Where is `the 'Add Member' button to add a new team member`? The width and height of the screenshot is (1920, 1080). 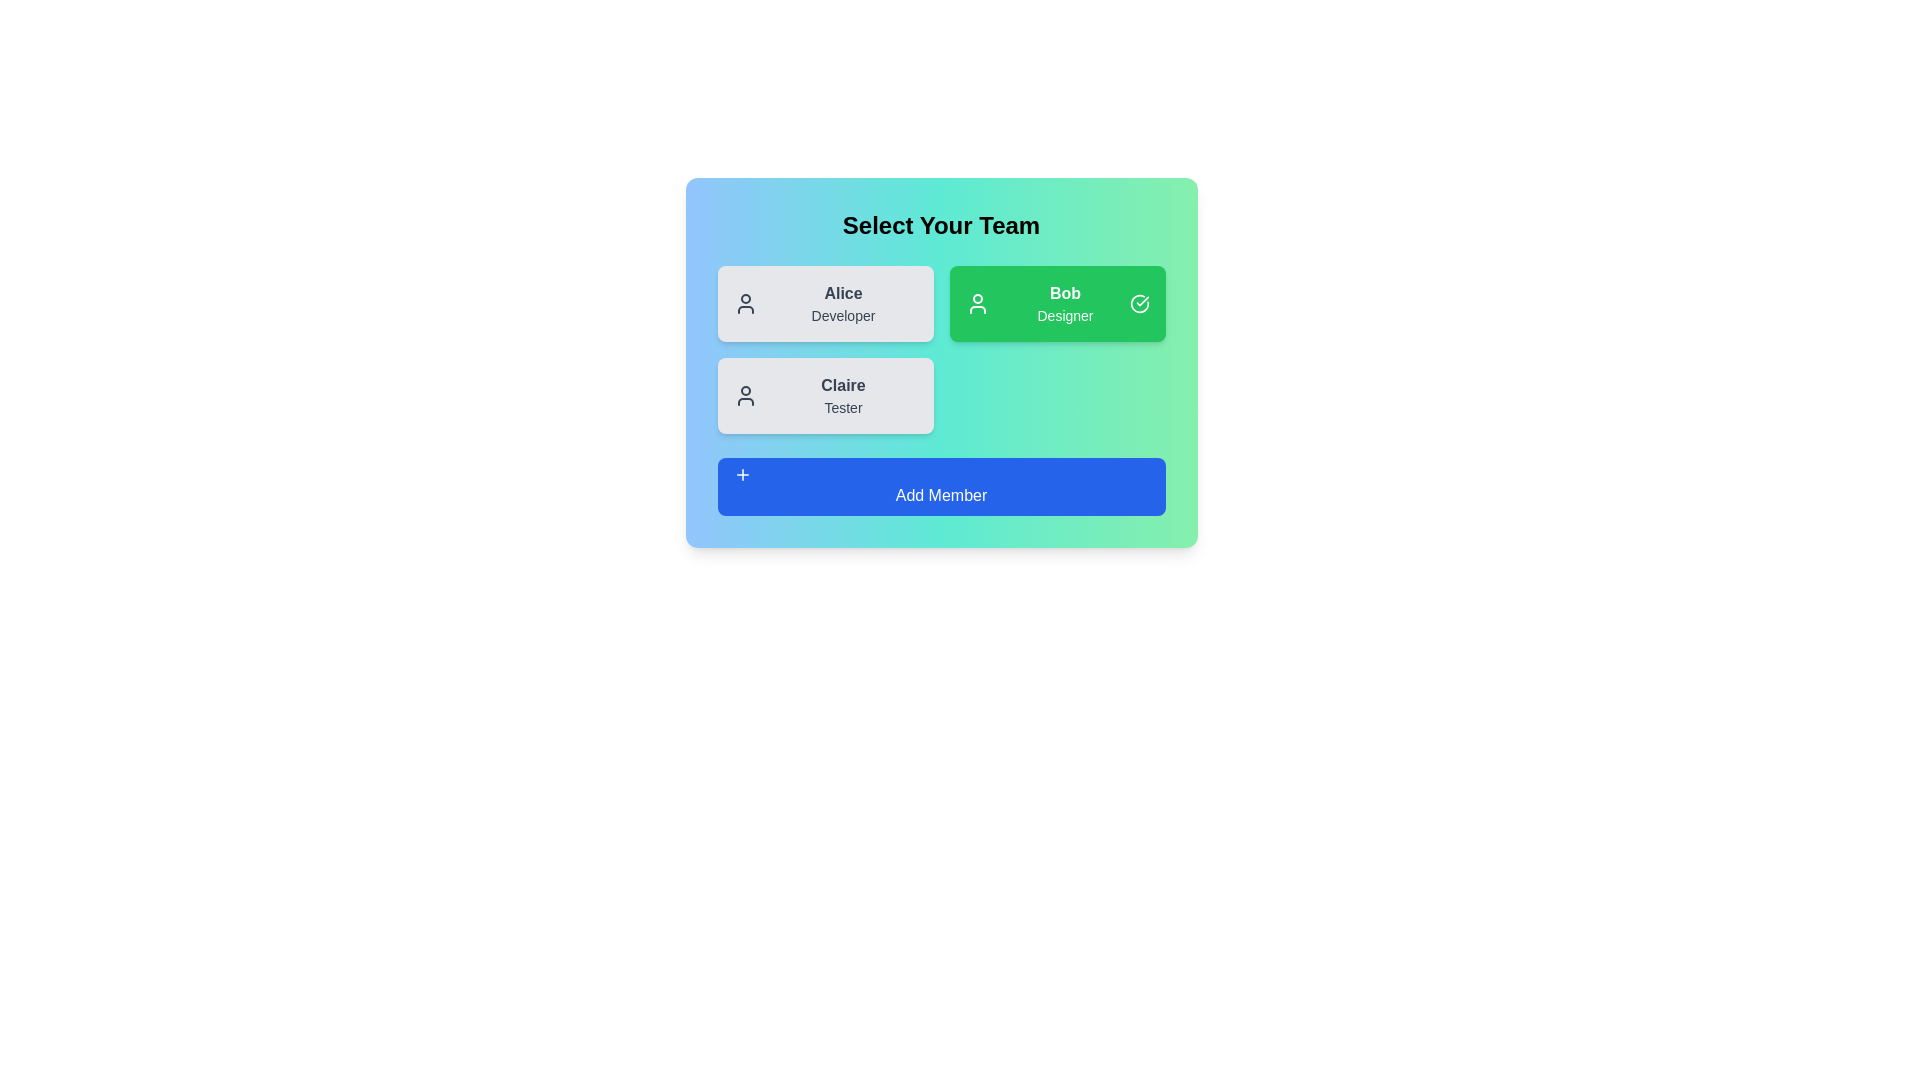
the 'Add Member' button to add a new team member is located at coordinates (940, 486).